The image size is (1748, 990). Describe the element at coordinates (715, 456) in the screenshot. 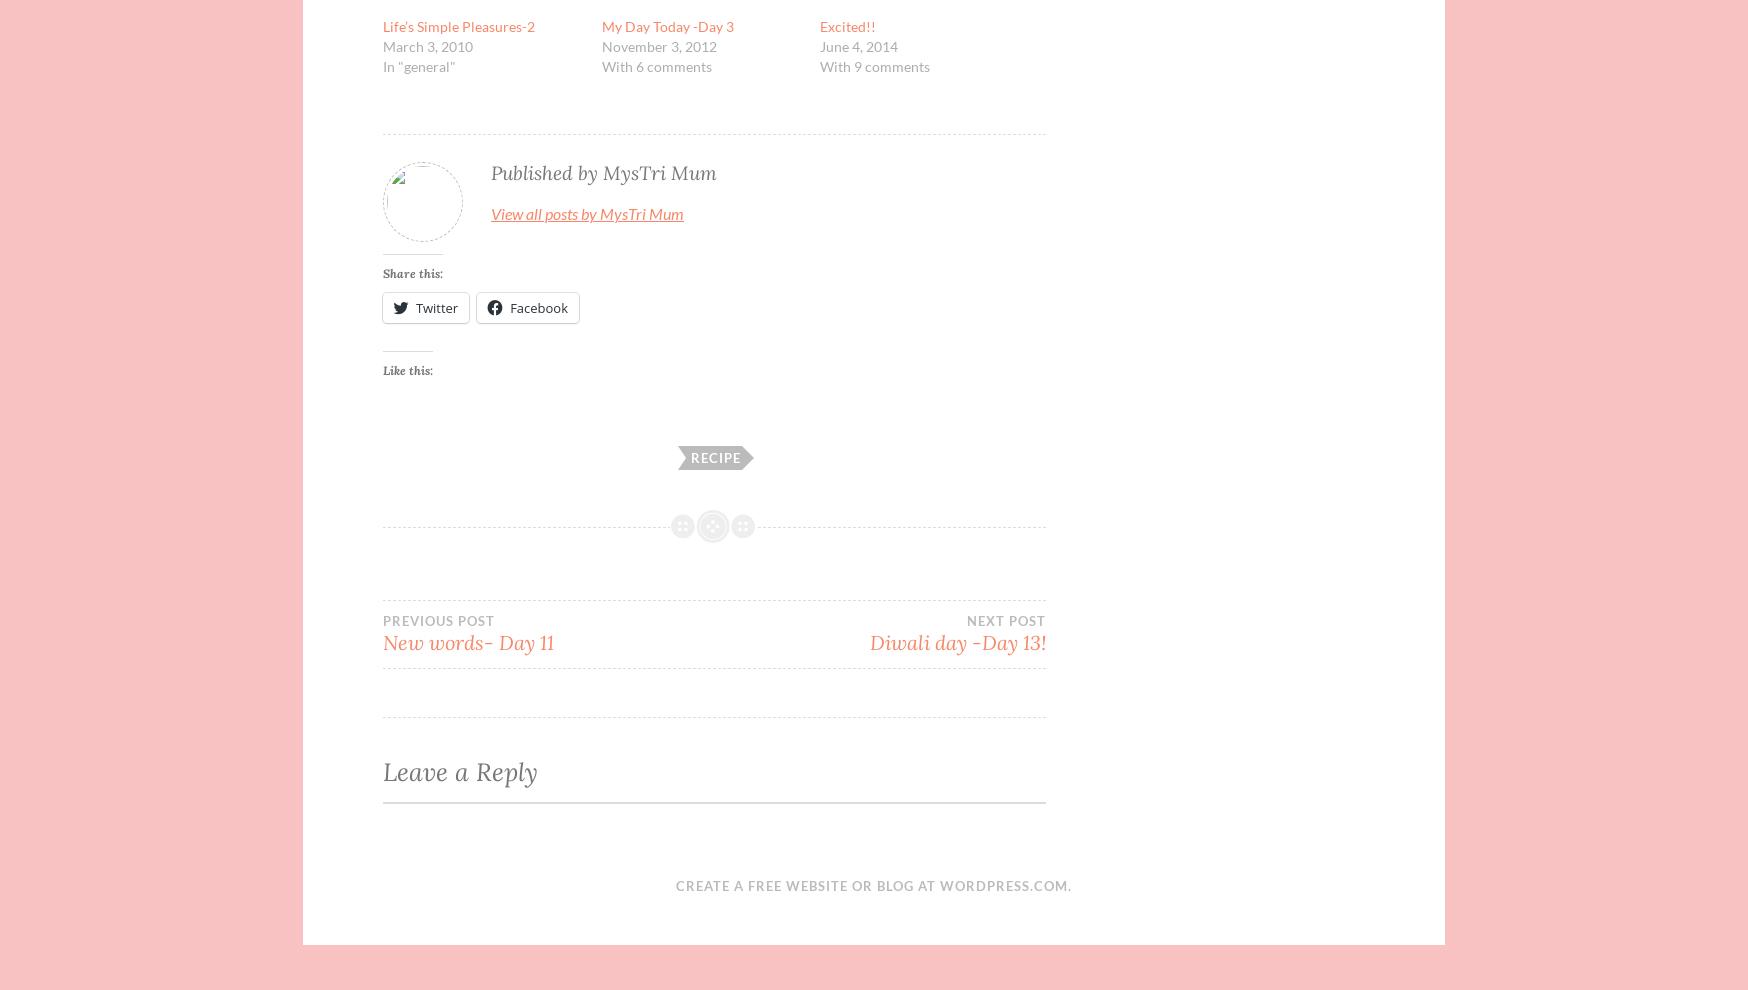

I see `'Recipe'` at that location.